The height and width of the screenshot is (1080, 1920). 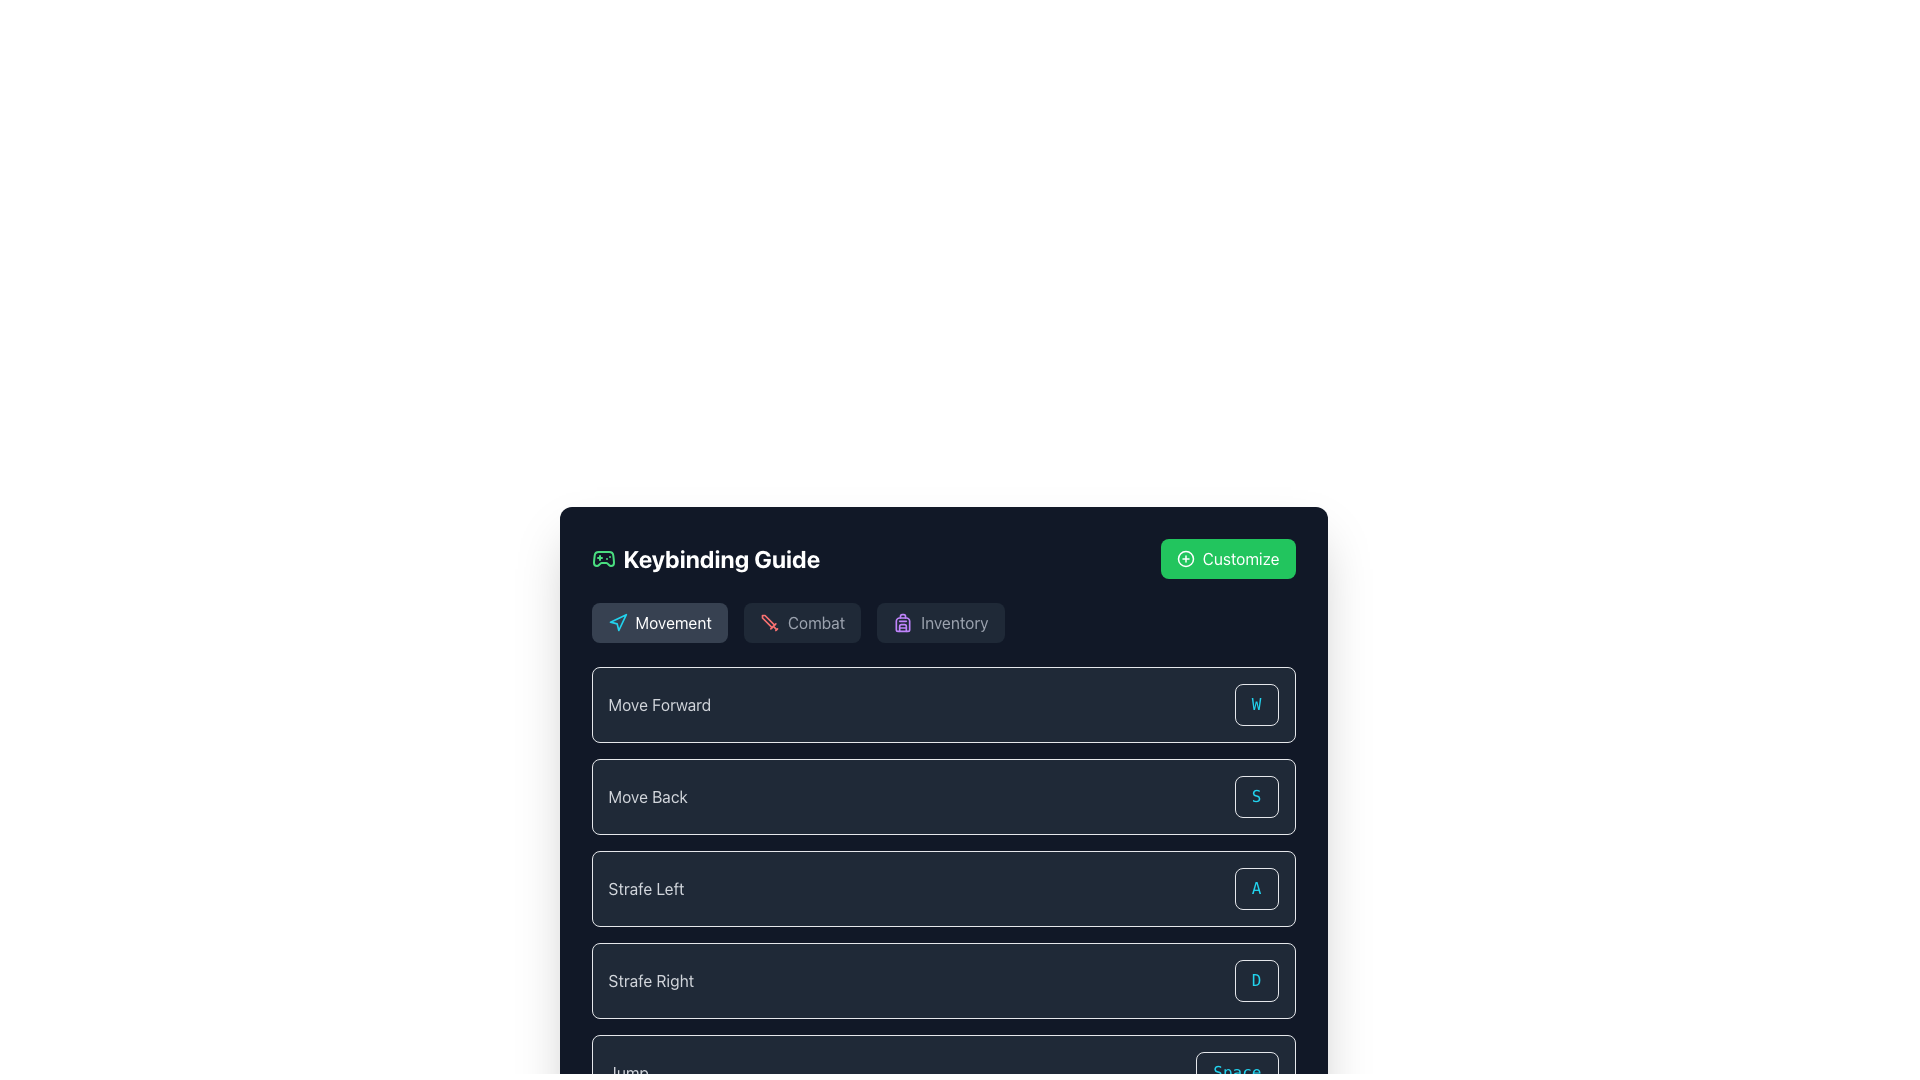 I want to click on the circular icon element located inside the highlighted 'Customize' button at the top right corner of the interface, so click(x=1185, y=559).